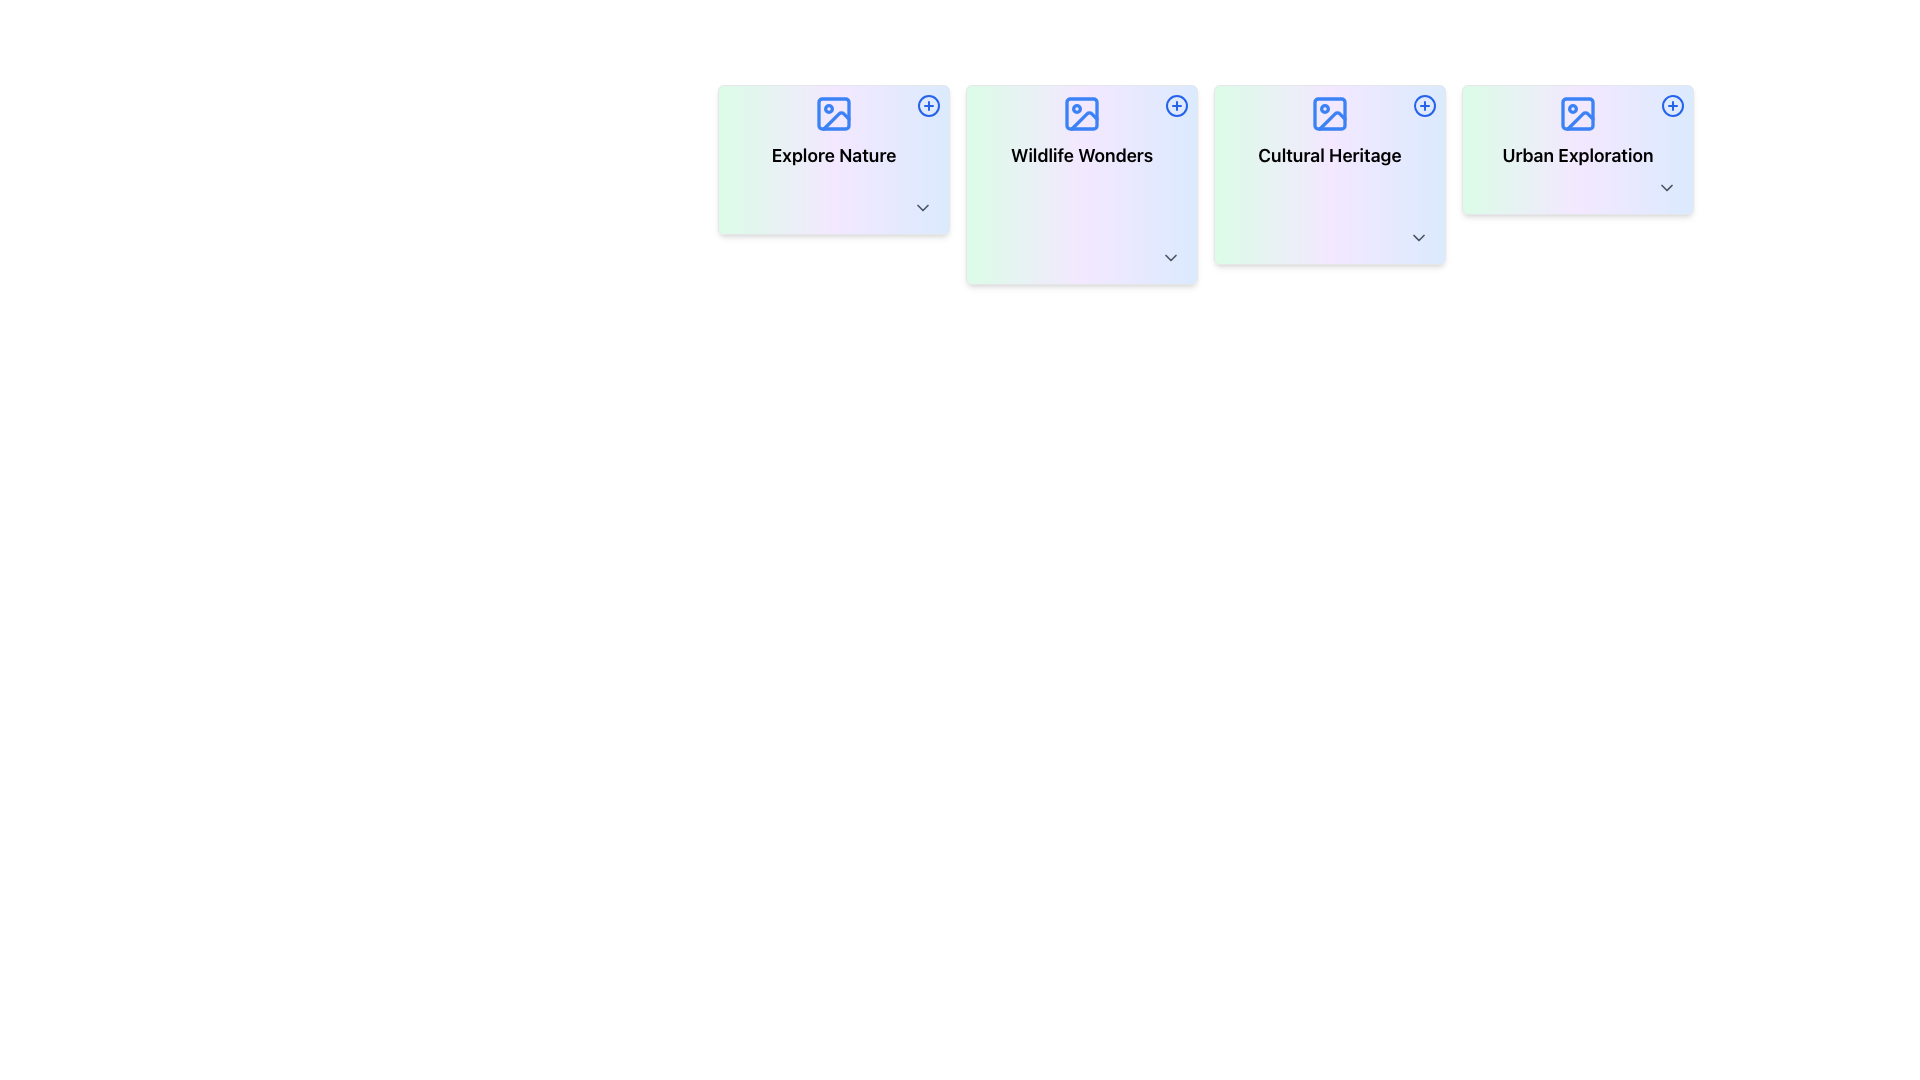  What do you see at coordinates (1577, 114) in the screenshot?
I see `the 'Urban Exploration' icon, which is the fourth card in a horizontal row of cards, positioned centrally along the top edge of the card` at bounding box center [1577, 114].